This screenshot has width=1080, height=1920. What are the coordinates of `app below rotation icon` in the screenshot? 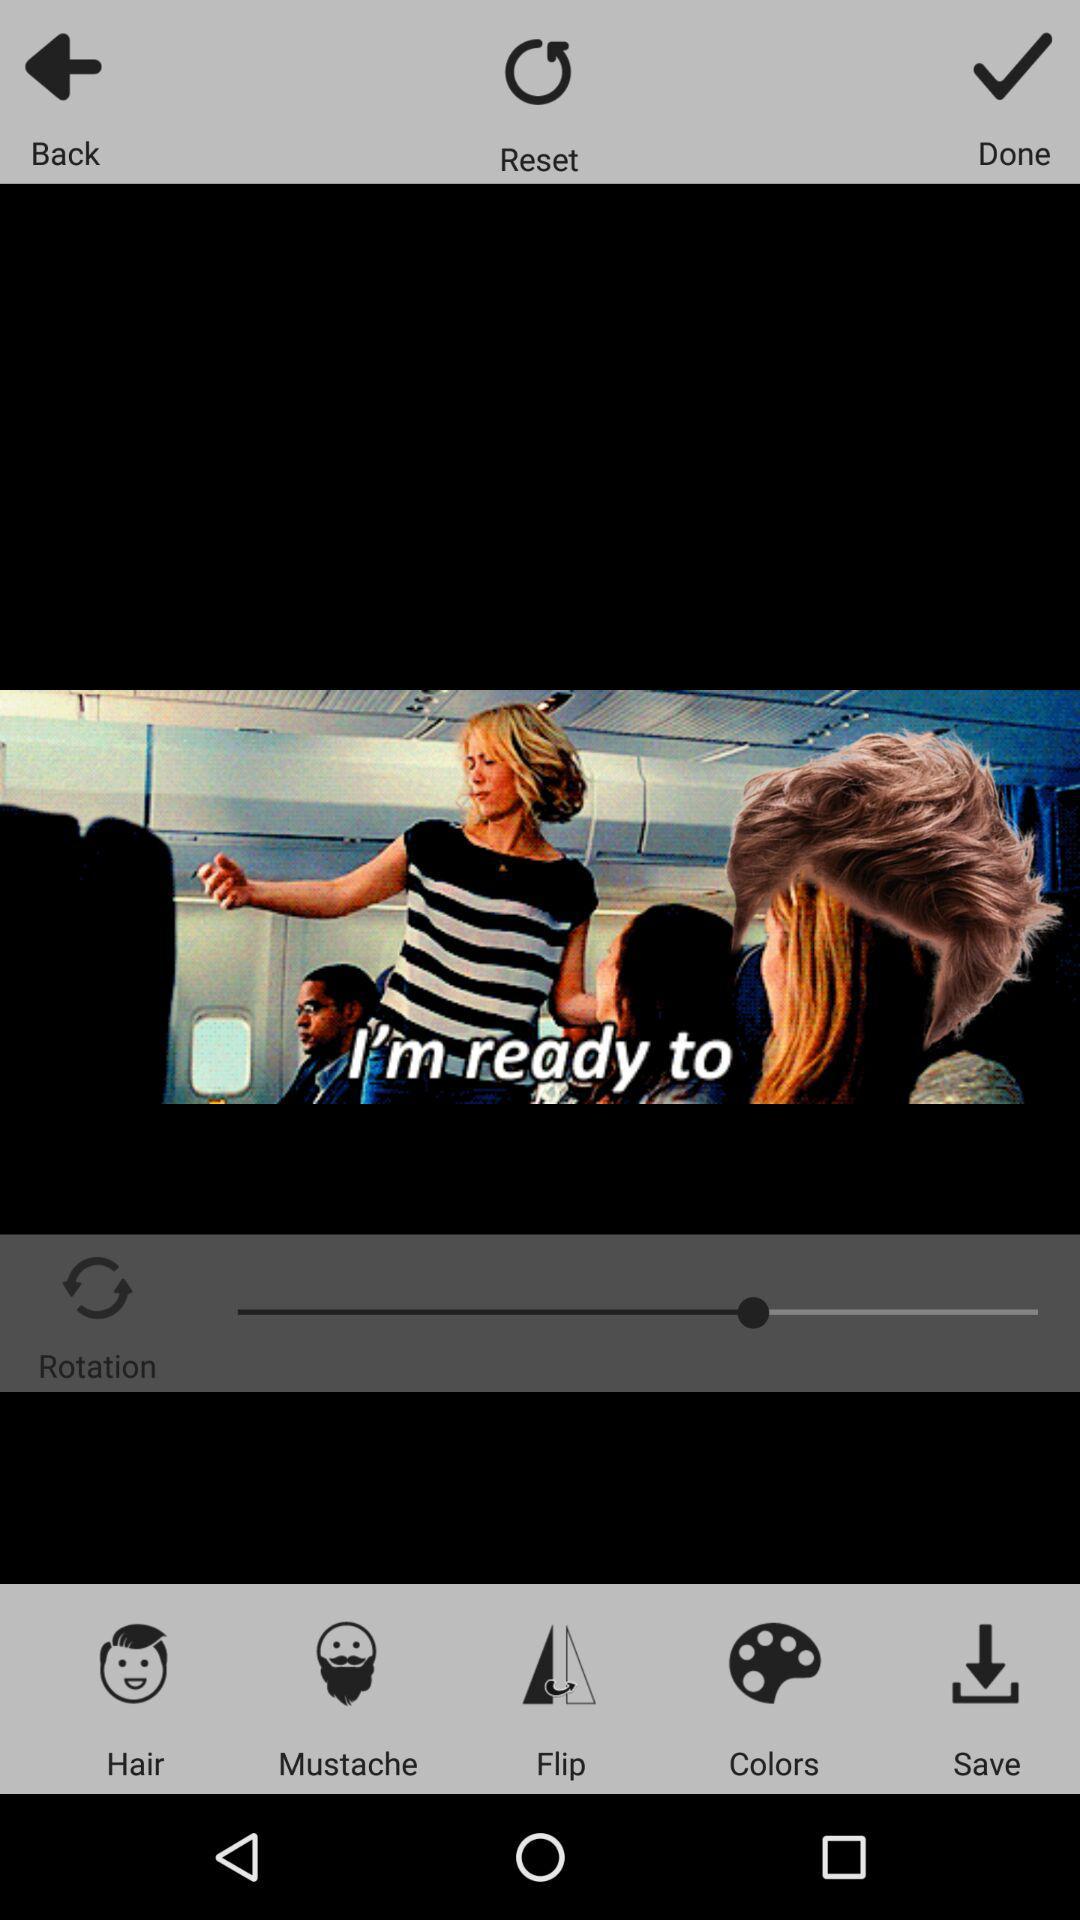 It's located at (135, 1662).